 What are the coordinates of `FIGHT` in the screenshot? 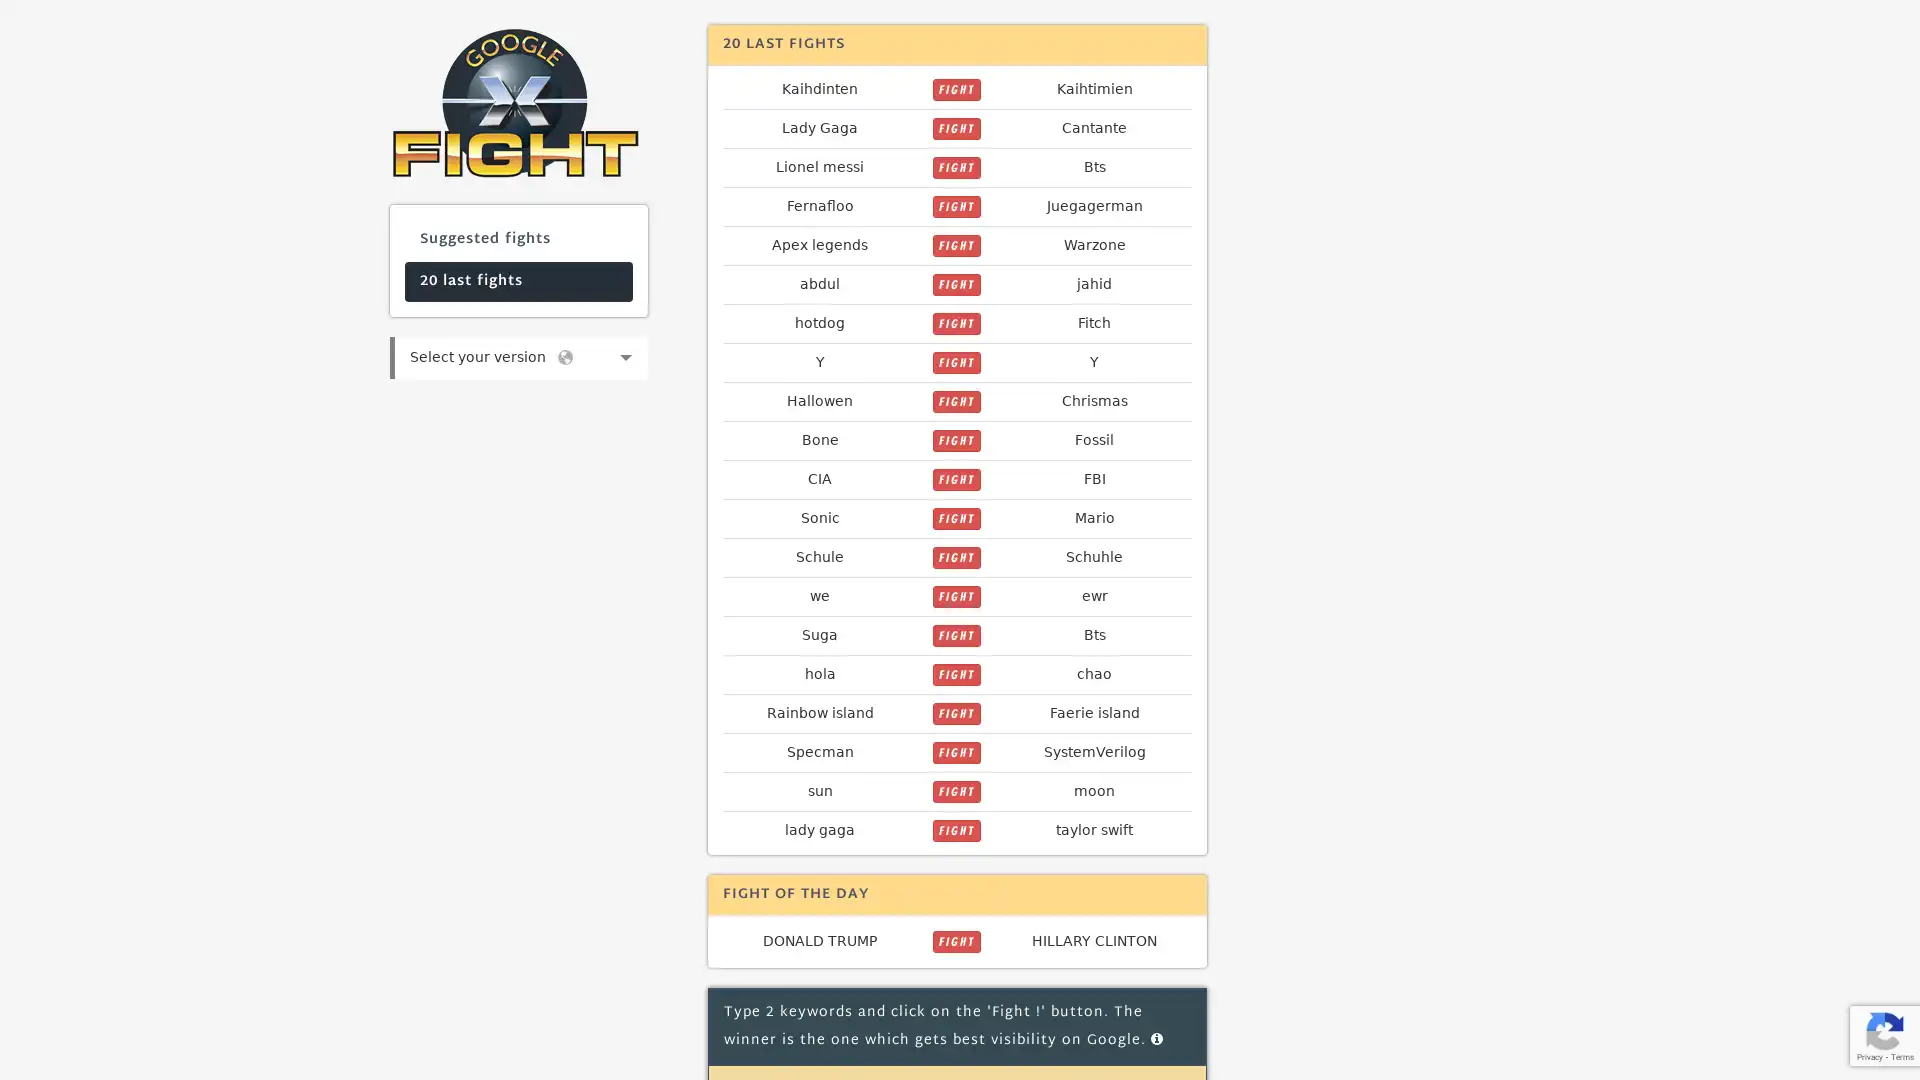 It's located at (955, 558).